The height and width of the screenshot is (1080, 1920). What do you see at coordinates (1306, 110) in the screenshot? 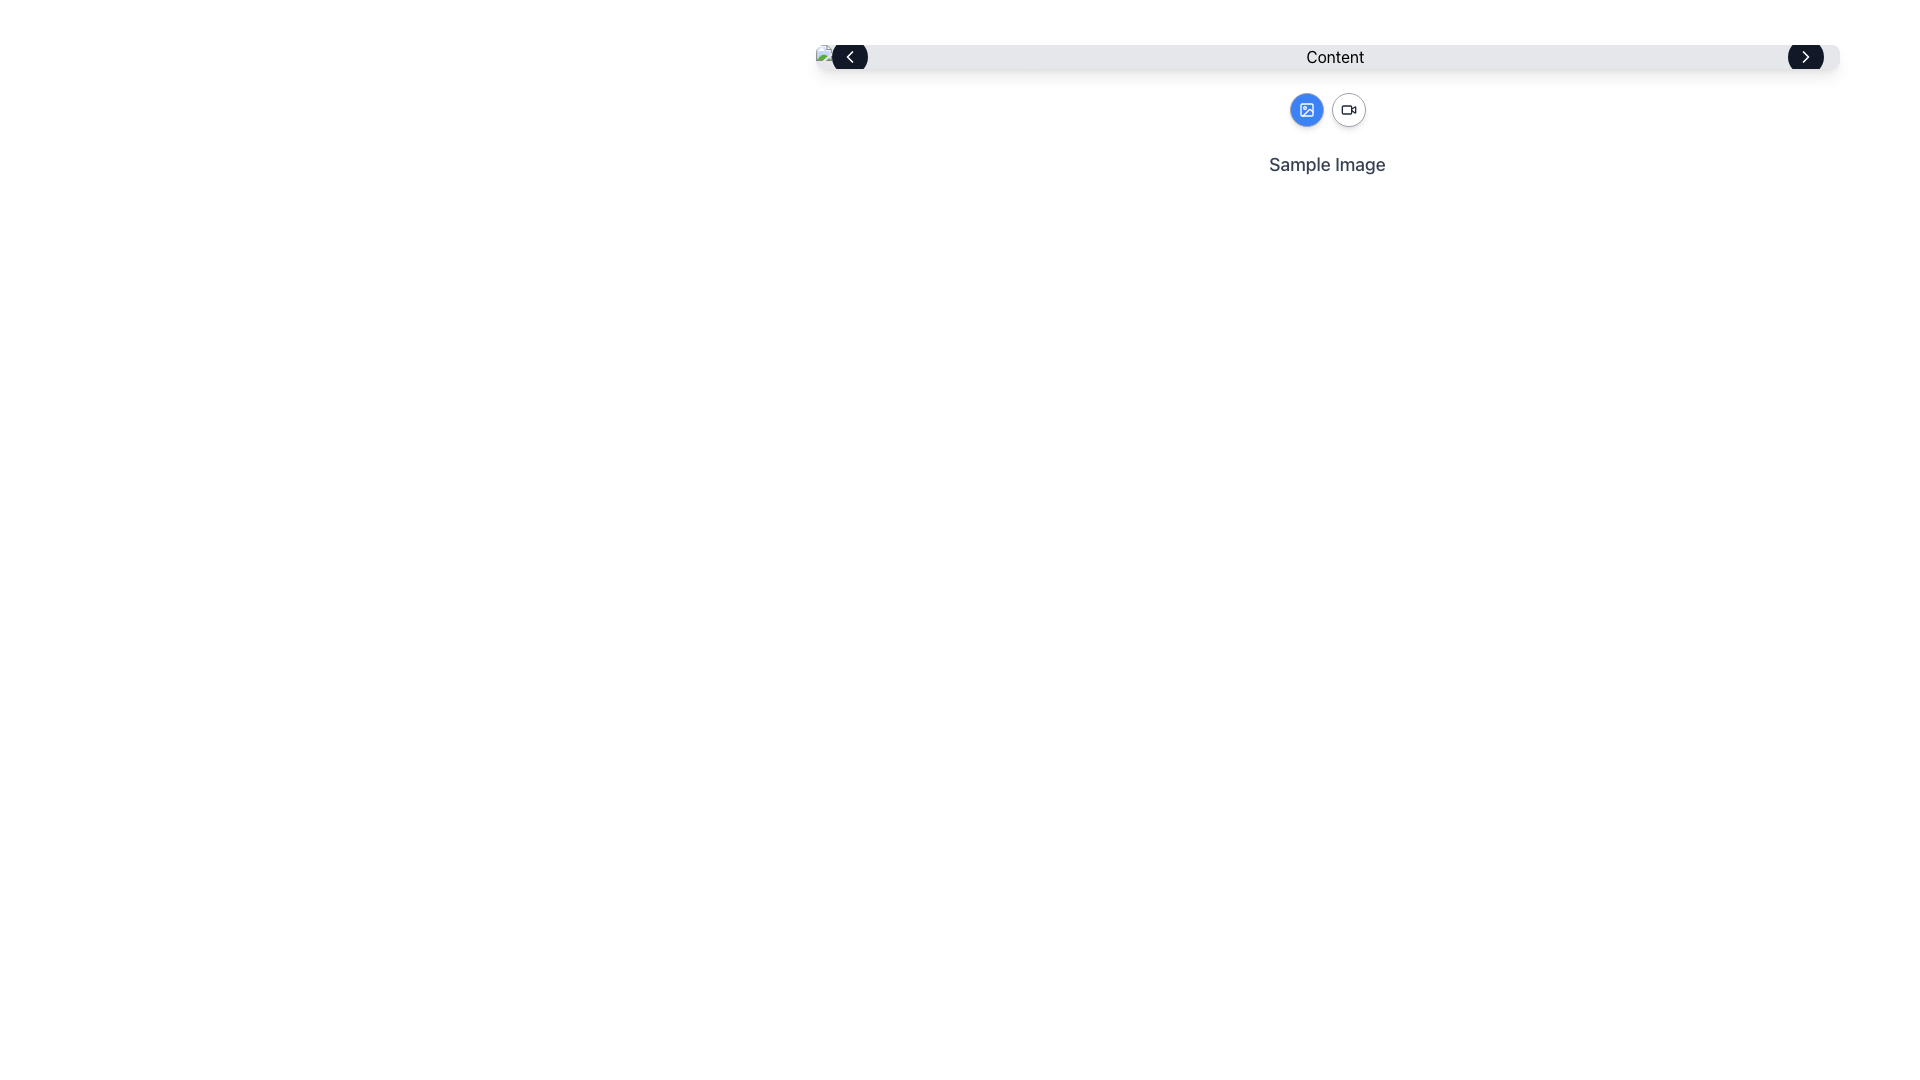
I see `the Decorative vector graphics component that serves as a visual backdrop within an icon positioned under the 'Content' header` at bounding box center [1306, 110].